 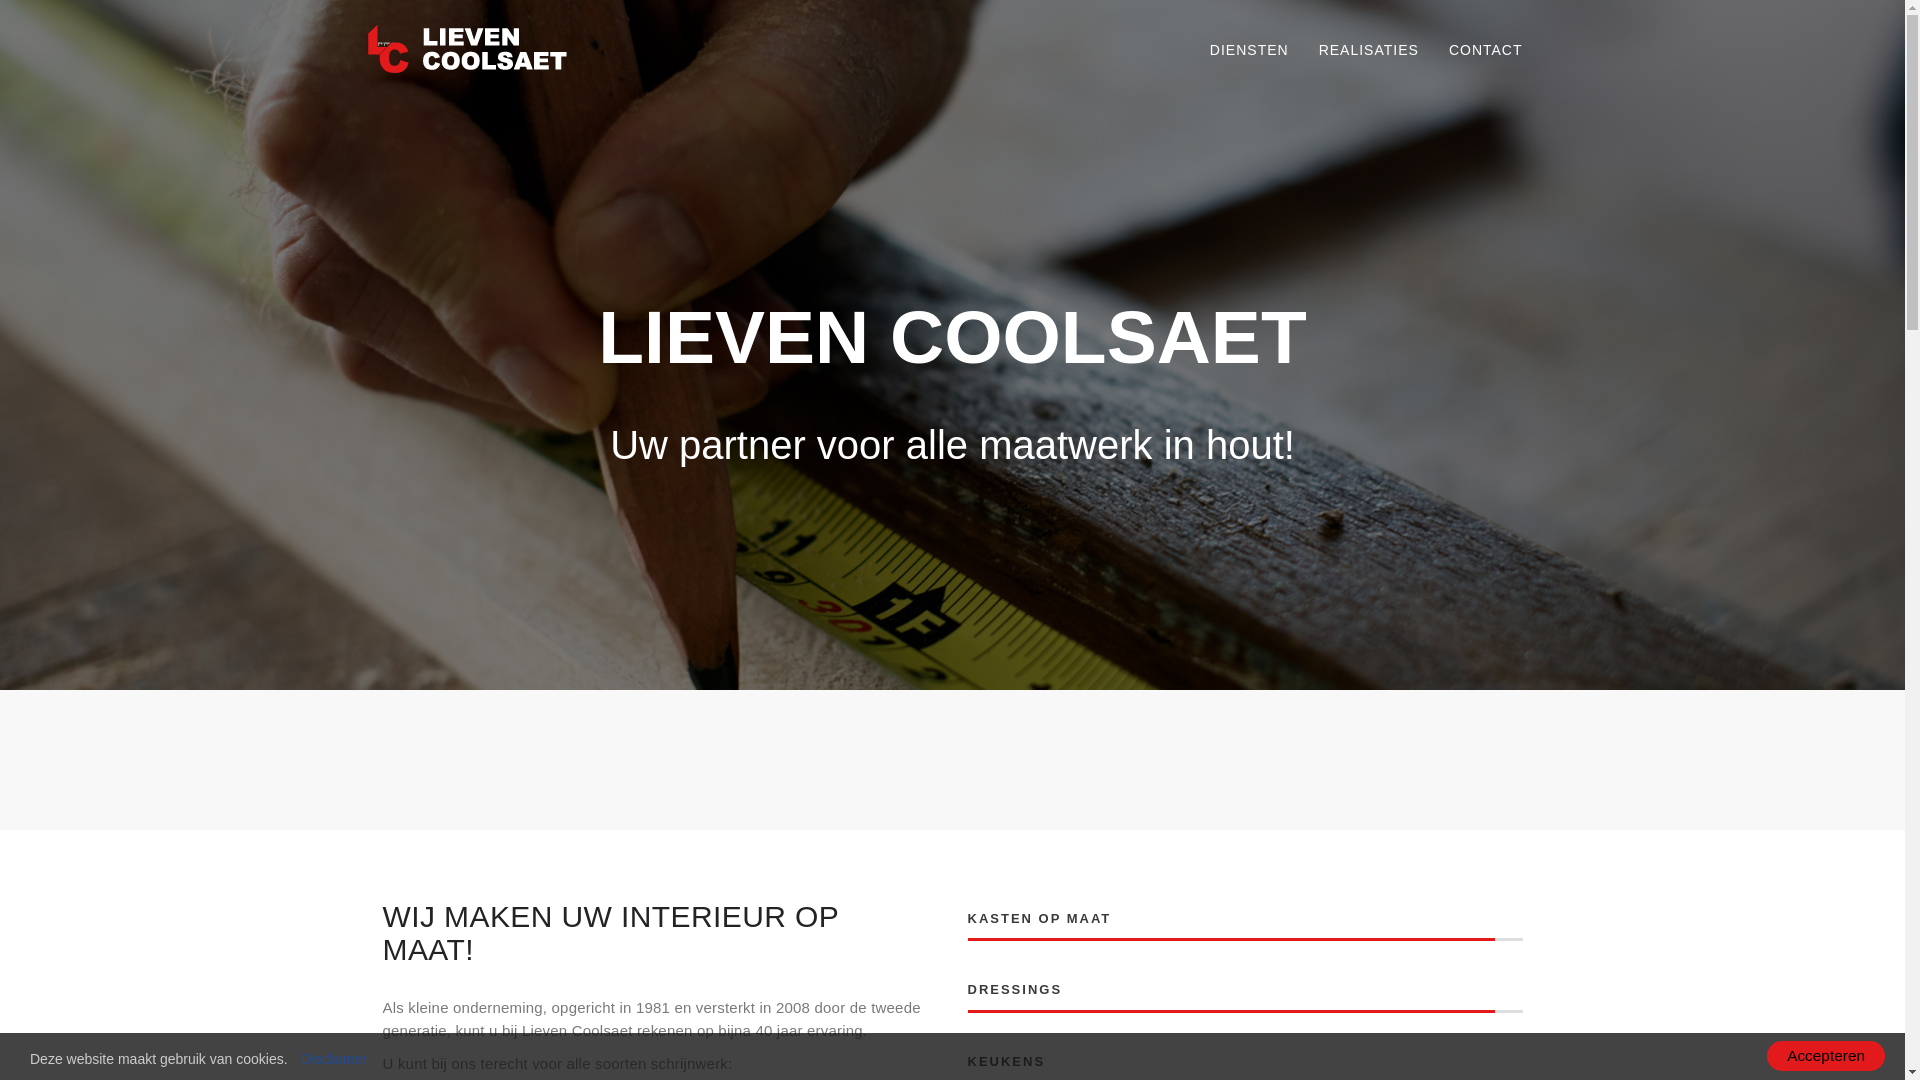 What do you see at coordinates (1248, 49) in the screenshot?
I see `'DIENSTEN'` at bounding box center [1248, 49].